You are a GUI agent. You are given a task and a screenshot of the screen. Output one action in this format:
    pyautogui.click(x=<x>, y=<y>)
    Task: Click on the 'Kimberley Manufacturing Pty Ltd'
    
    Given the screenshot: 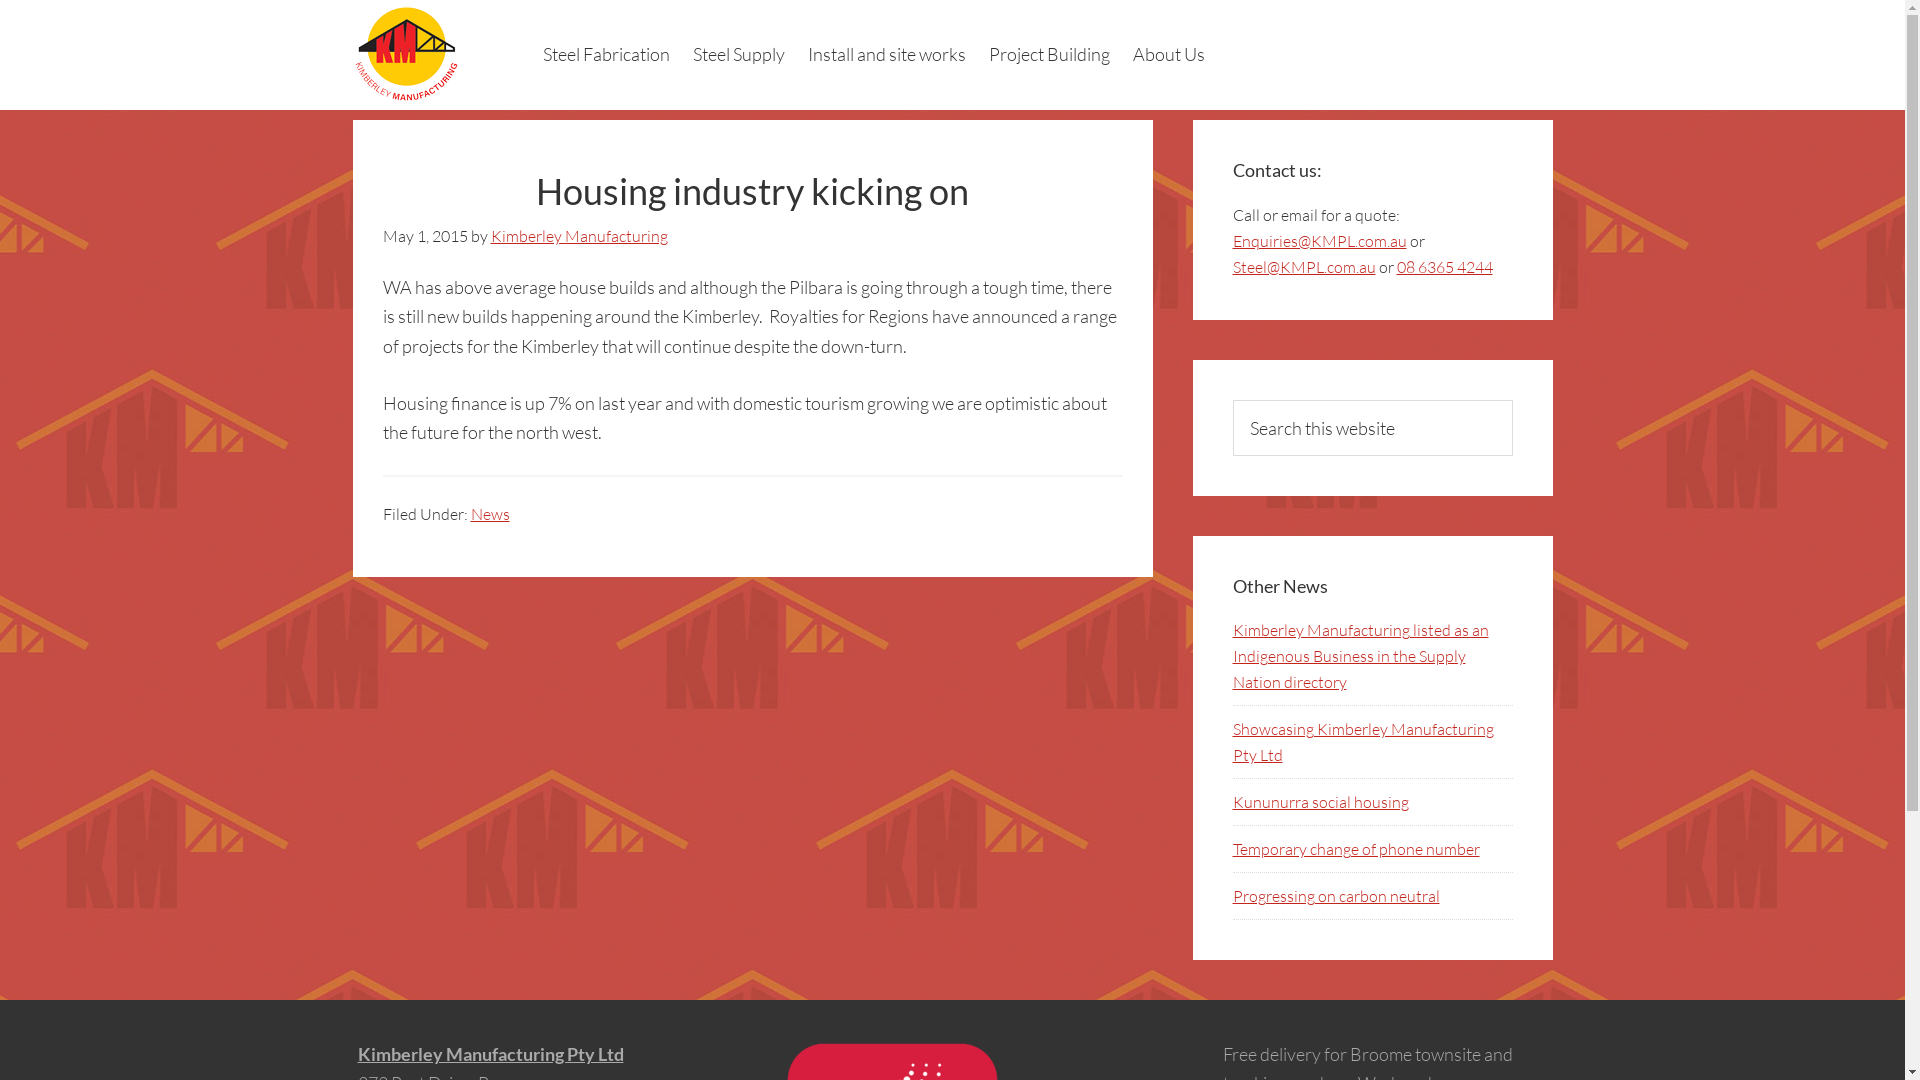 What is the action you would take?
    pyautogui.click(x=440, y=53)
    